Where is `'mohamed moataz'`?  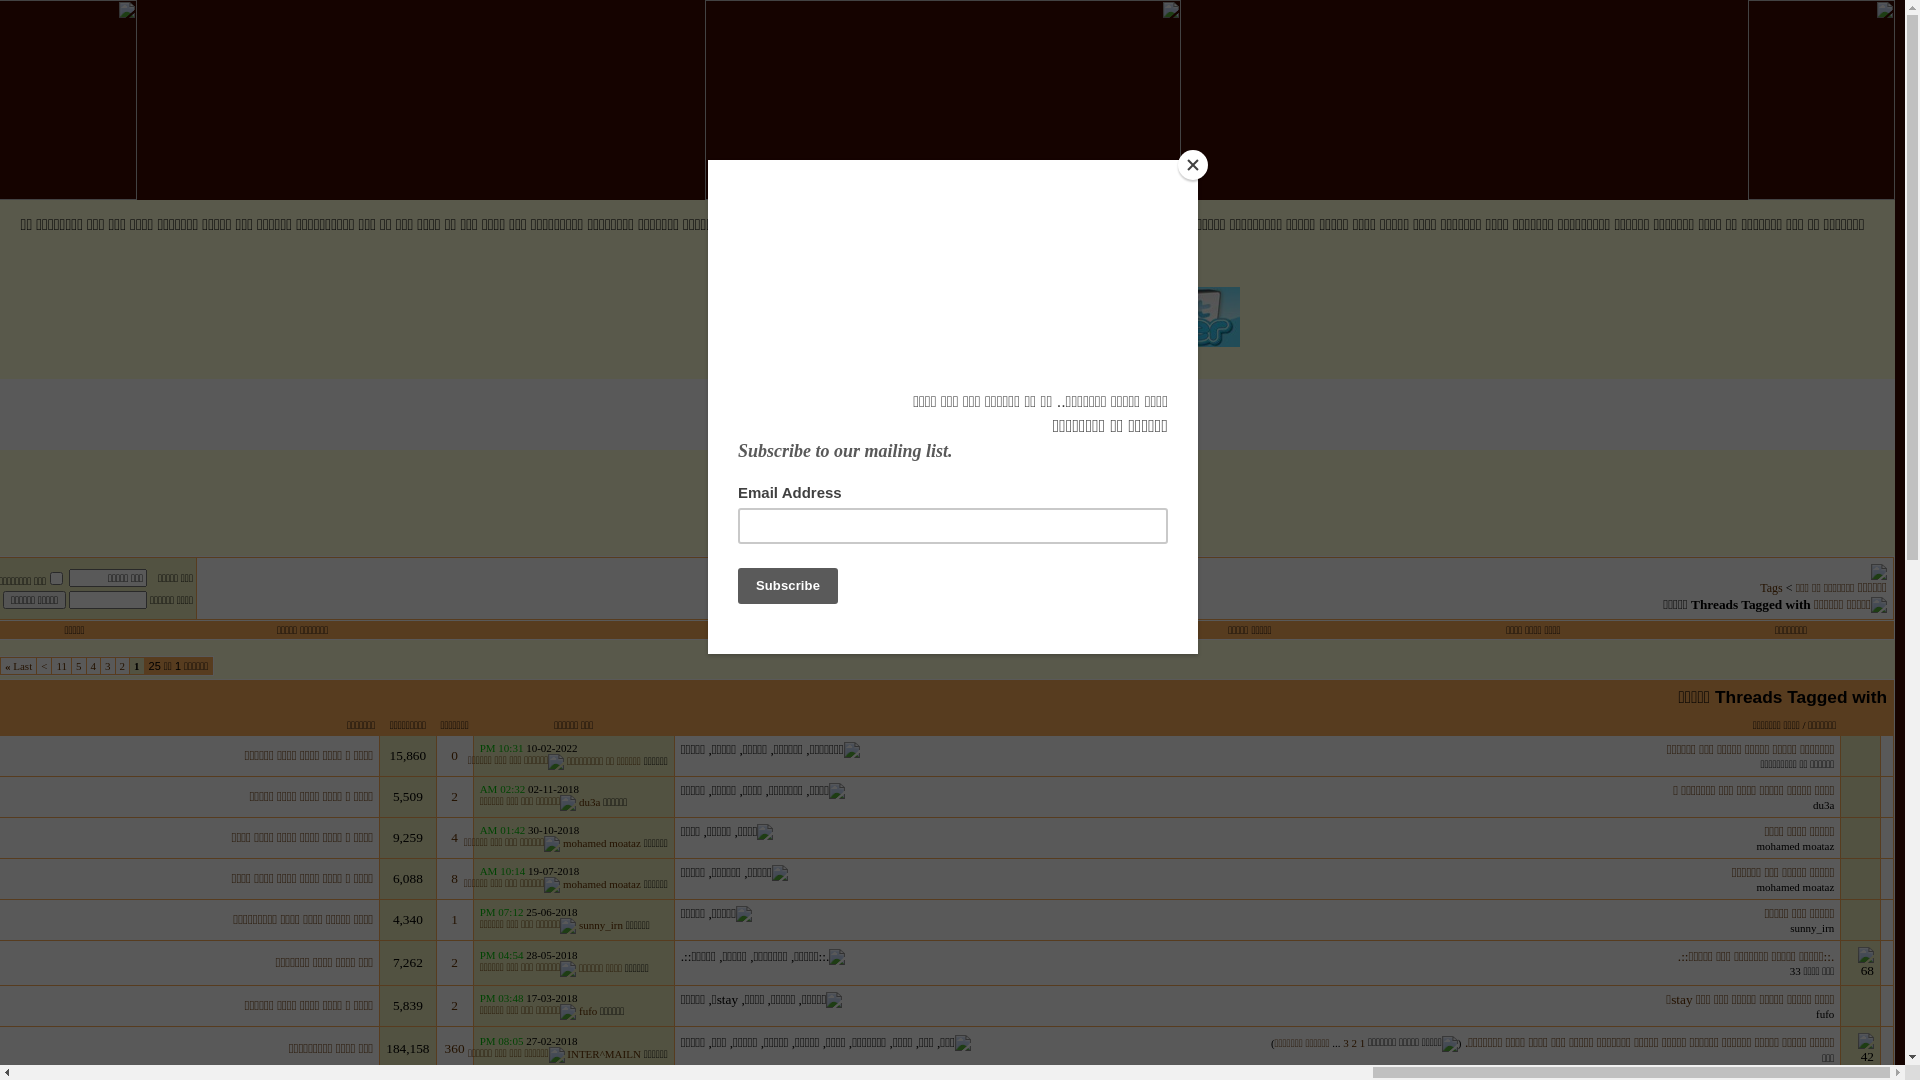
'mohamed moataz' is located at coordinates (1795, 845).